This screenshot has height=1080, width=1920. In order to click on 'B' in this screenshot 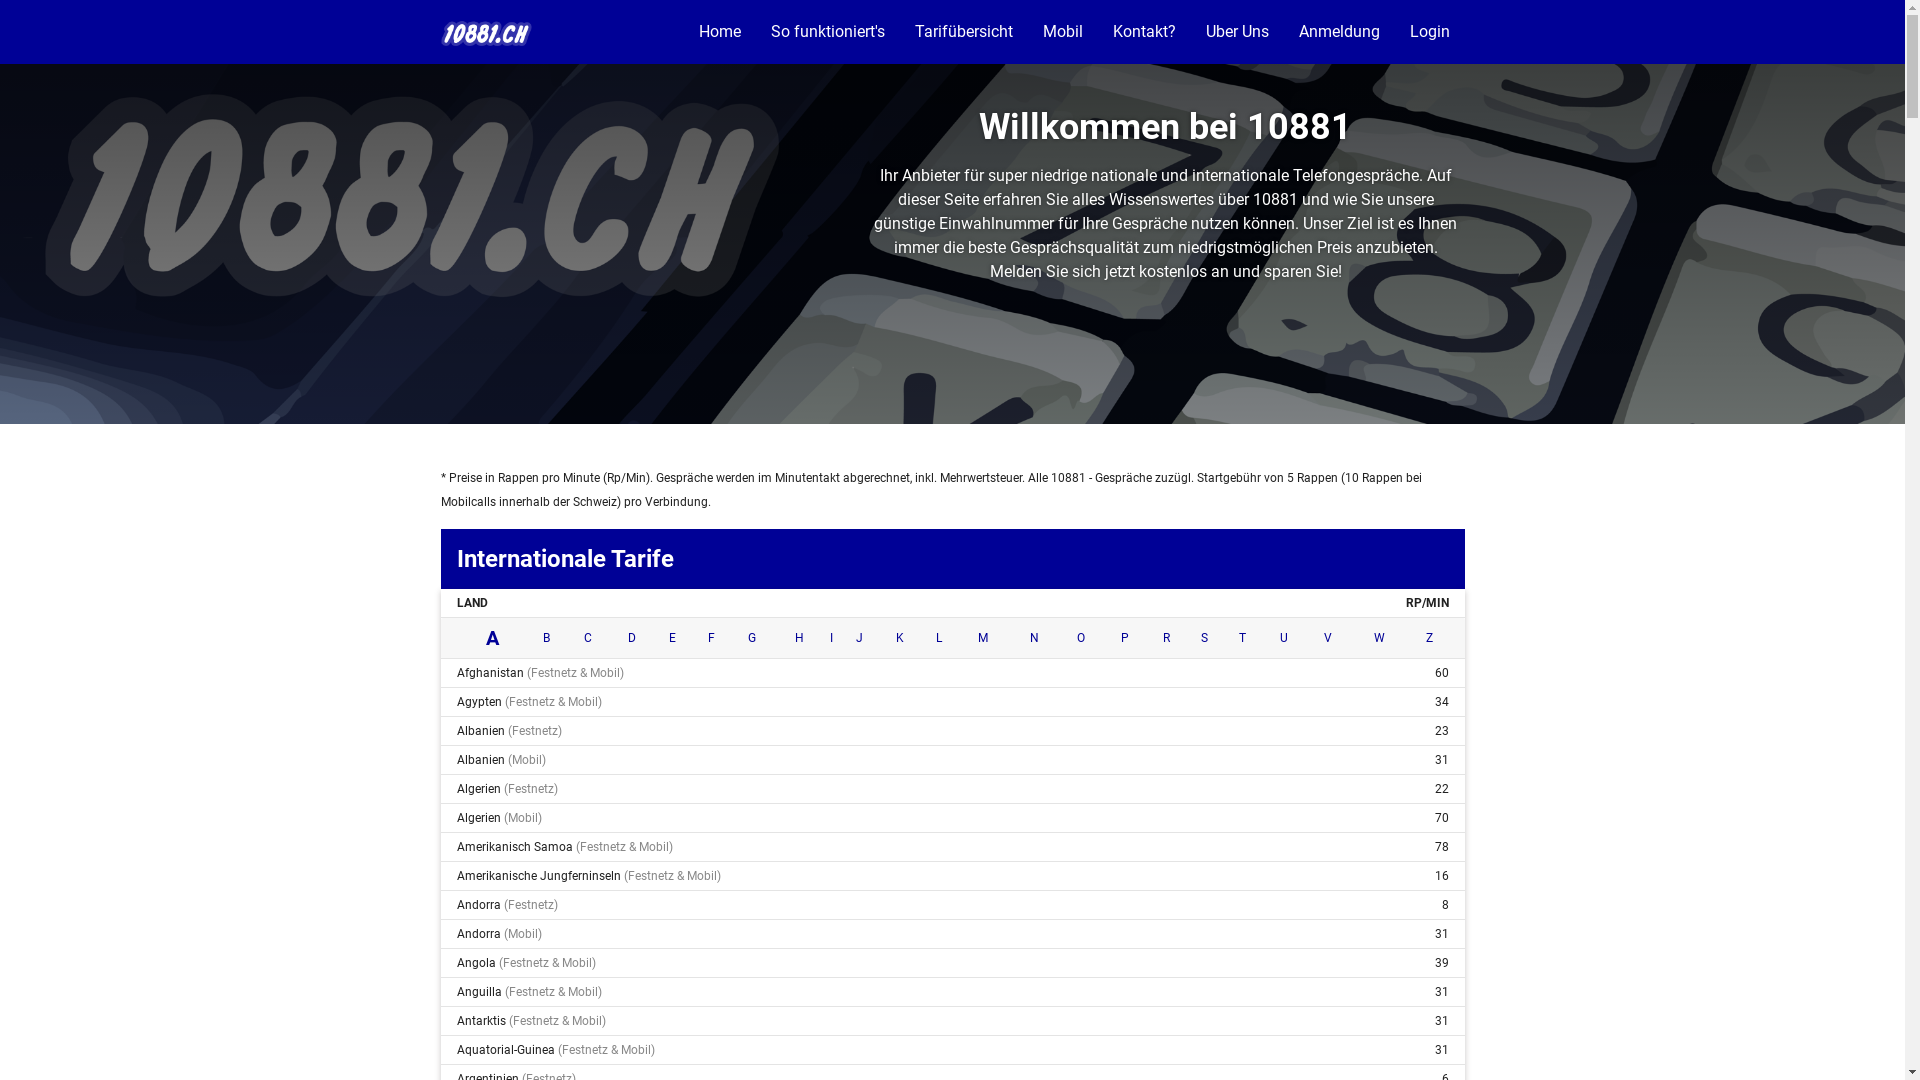, I will do `click(546, 637)`.